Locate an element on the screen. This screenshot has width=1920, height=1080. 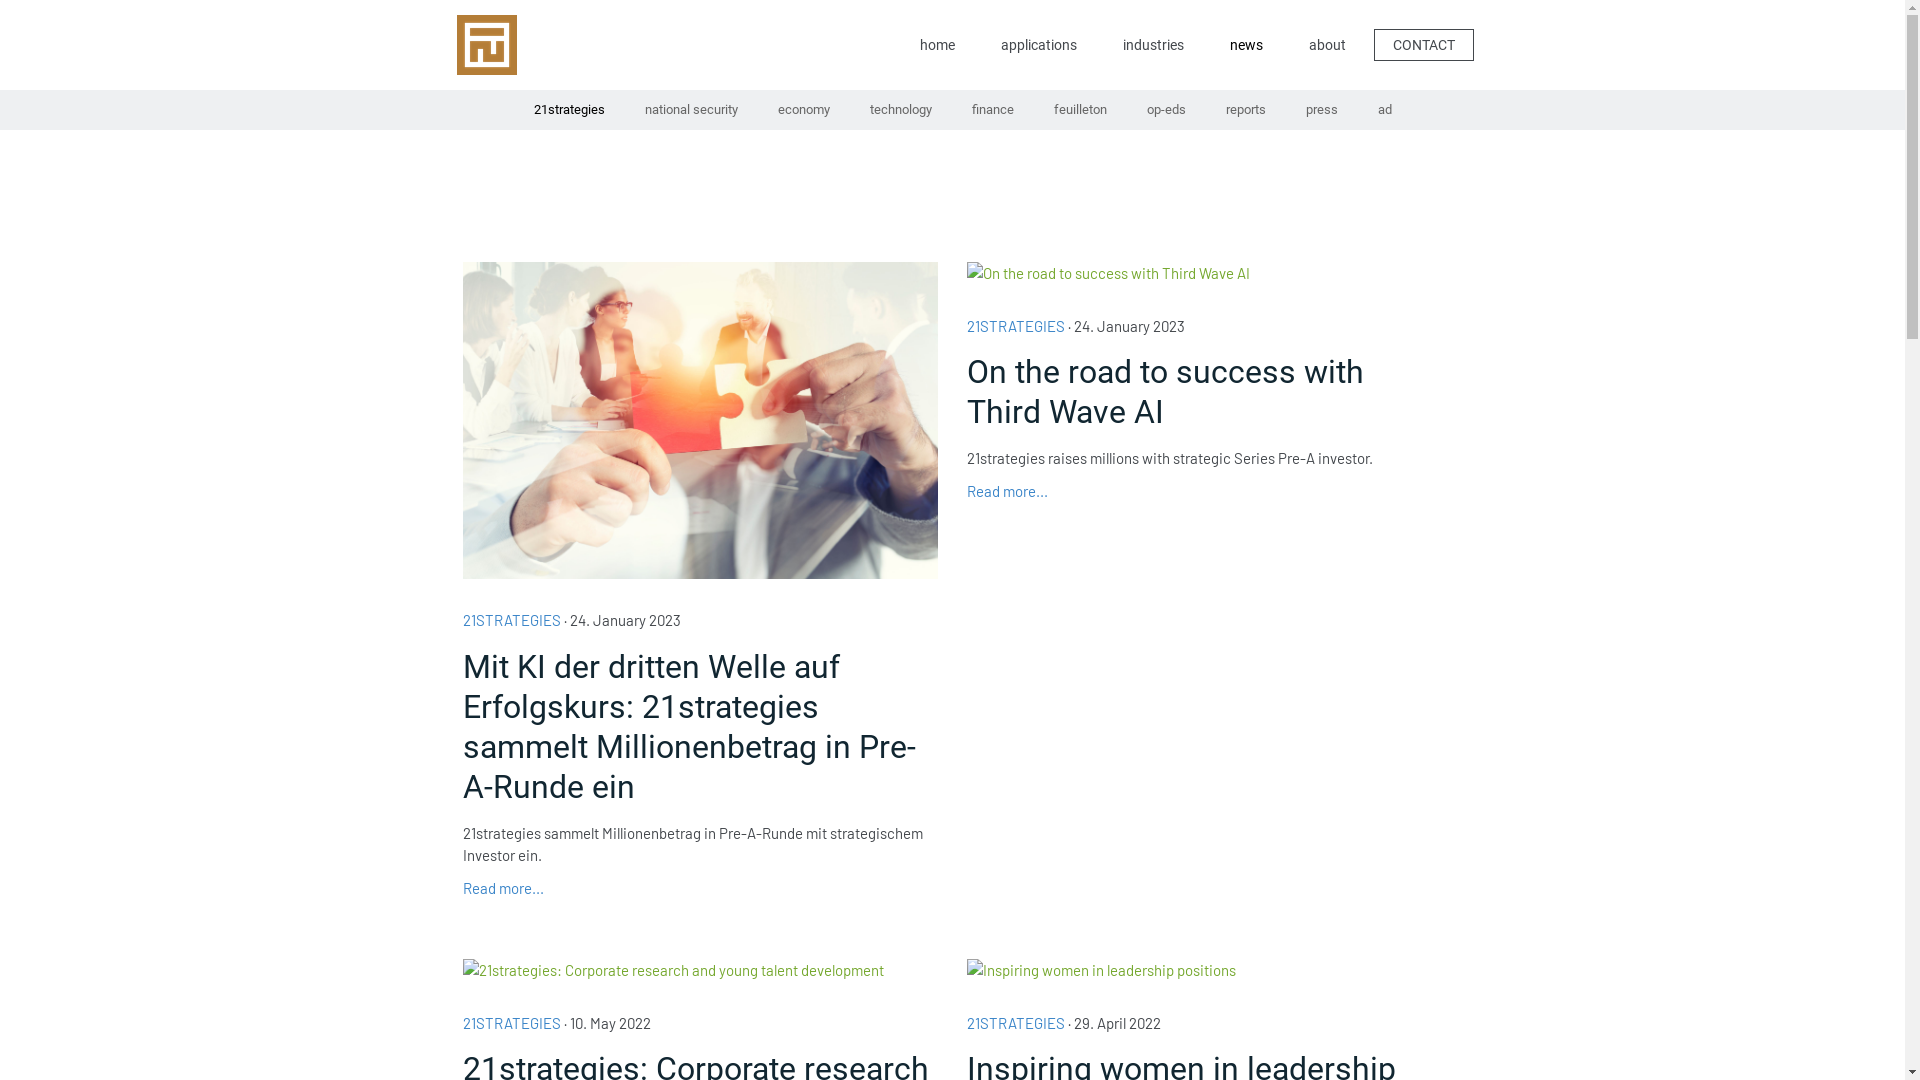
'about' is located at coordinates (1326, 45).